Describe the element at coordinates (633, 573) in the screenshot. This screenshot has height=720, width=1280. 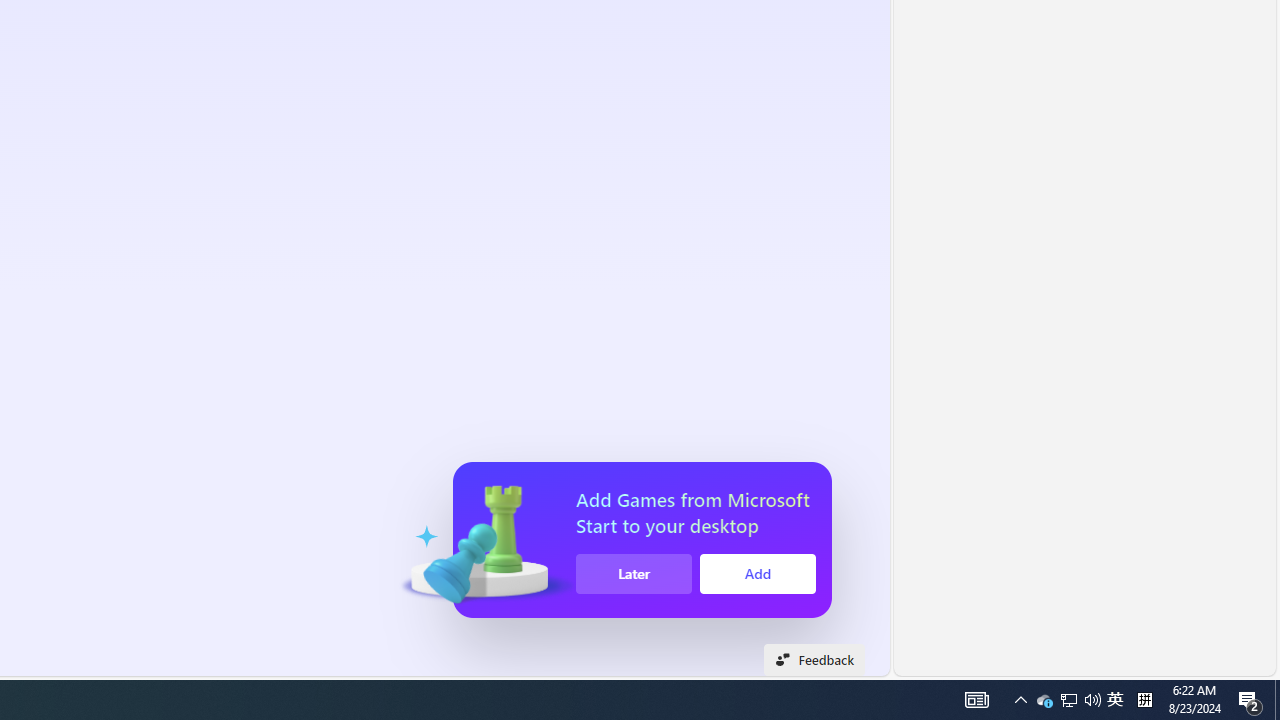
I see `'Later'` at that location.